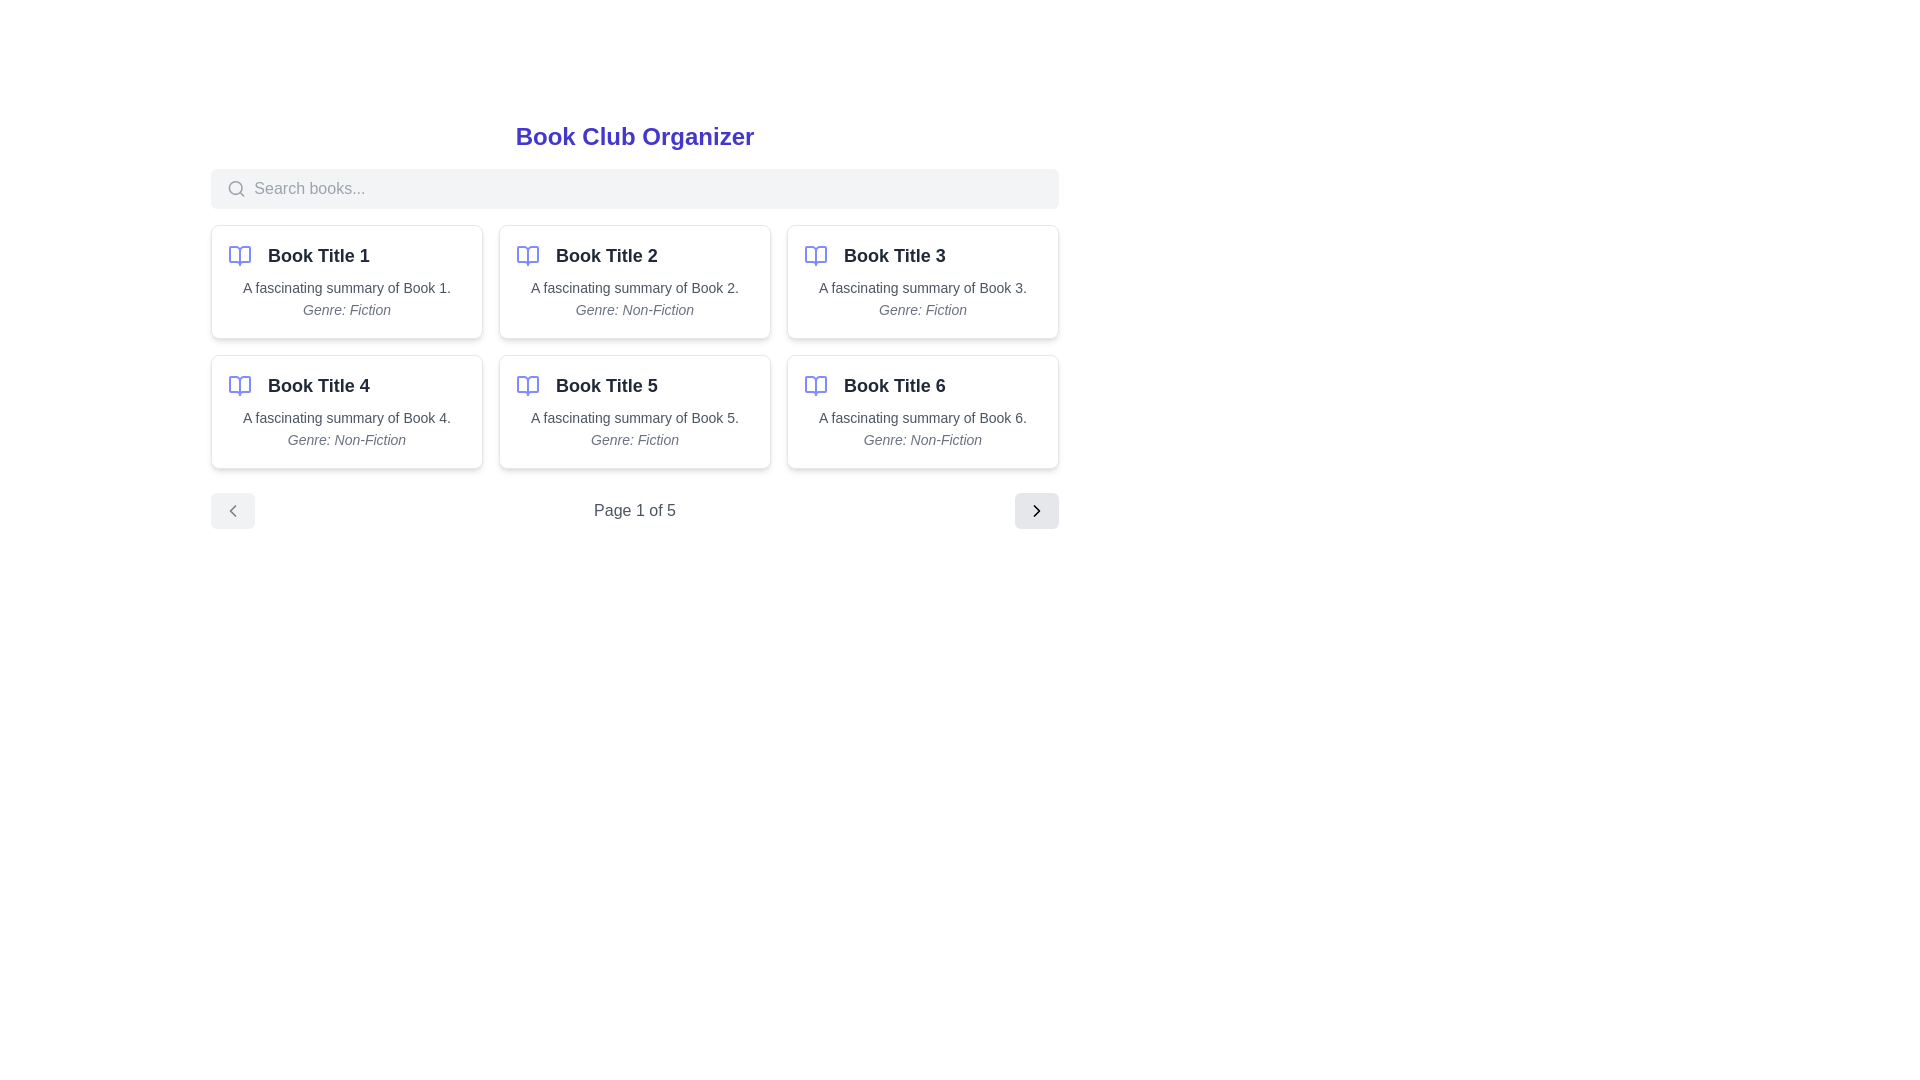 The width and height of the screenshot is (1920, 1080). Describe the element at coordinates (240, 385) in the screenshot. I see `the book icon located to the left of the text 'Book Title 4' in the second row of the book list grid` at that location.